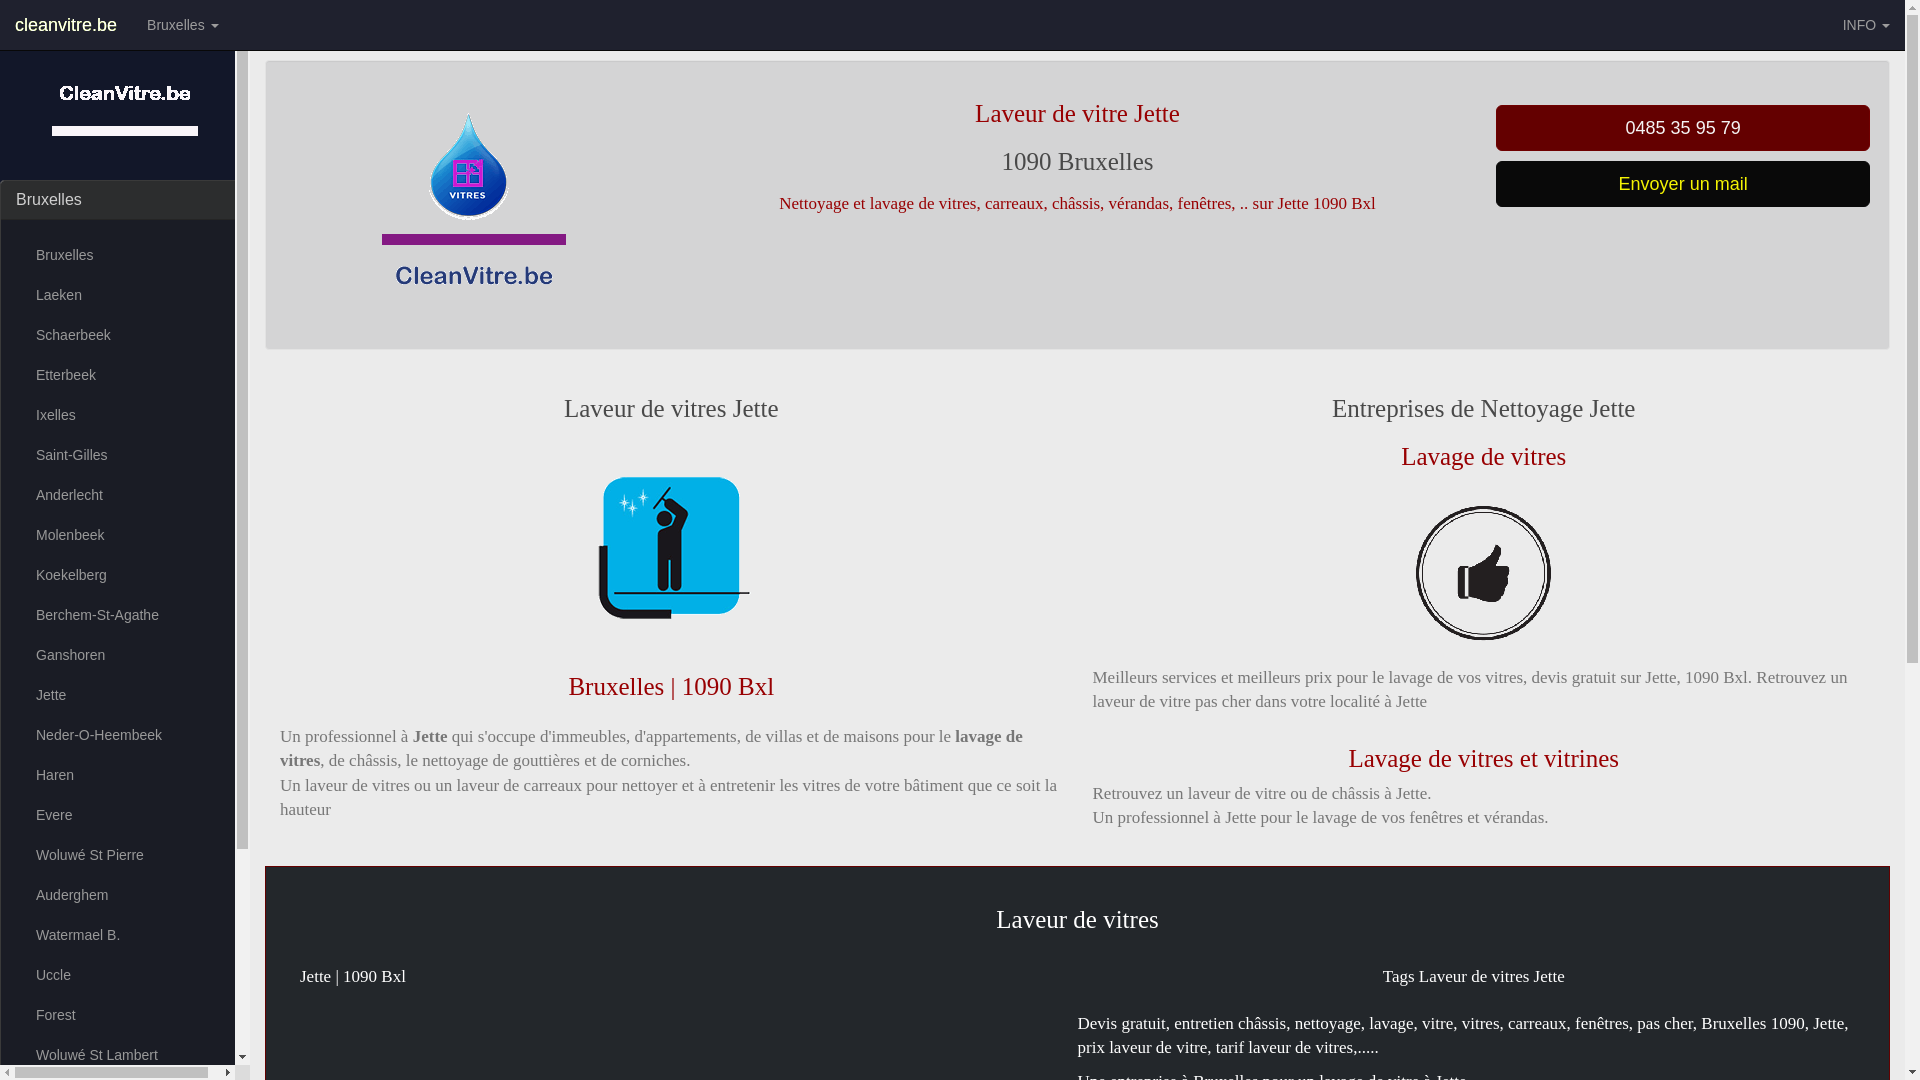 This screenshot has height=1080, width=1920. Describe the element at coordinates (1682, 127) in the screenshot. I see `'0485 35 95 79'` at that location.